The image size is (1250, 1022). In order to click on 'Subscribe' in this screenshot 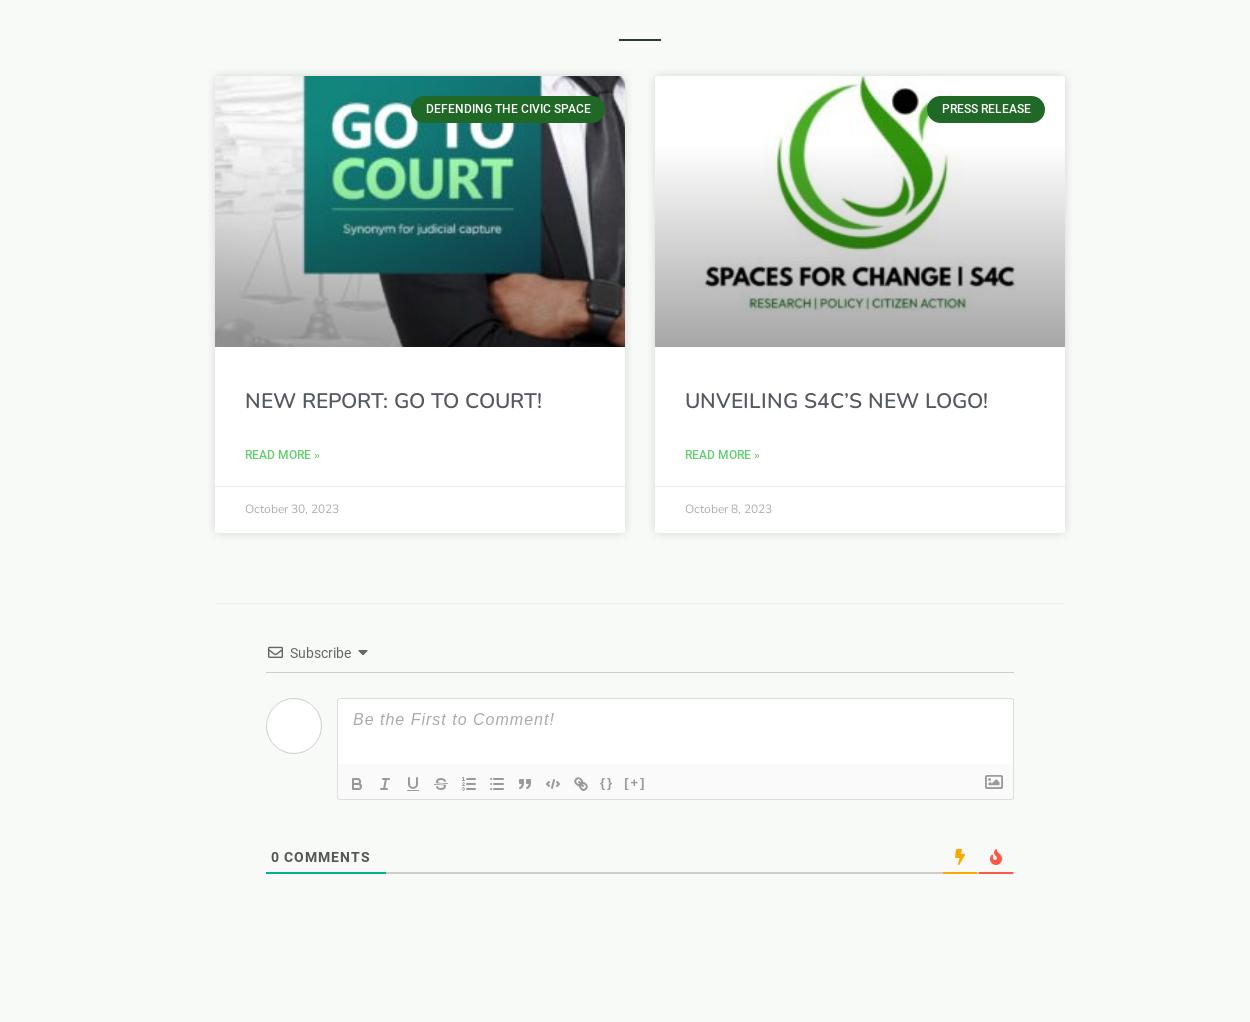, I will do `click(319, 652)`.